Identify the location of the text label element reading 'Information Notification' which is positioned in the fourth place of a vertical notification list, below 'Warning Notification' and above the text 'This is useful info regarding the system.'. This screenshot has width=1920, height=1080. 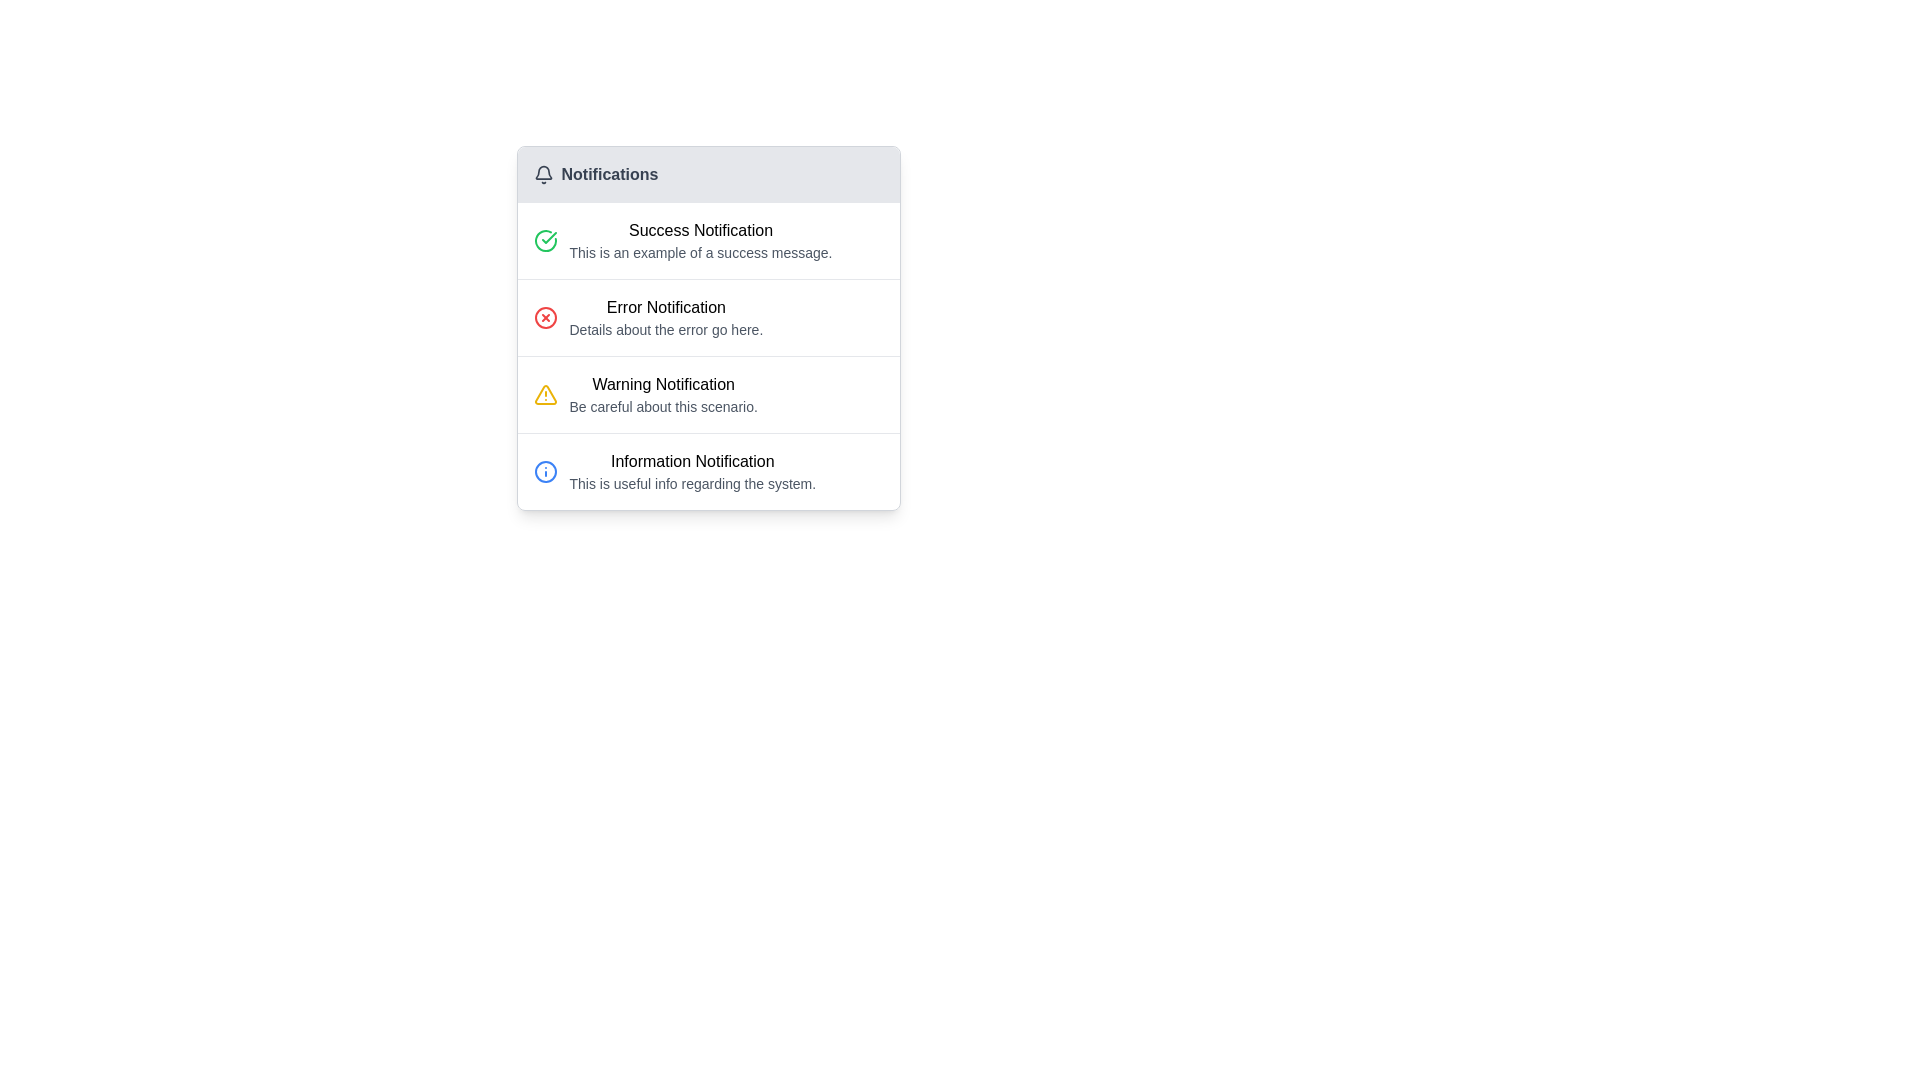
(692, 462).